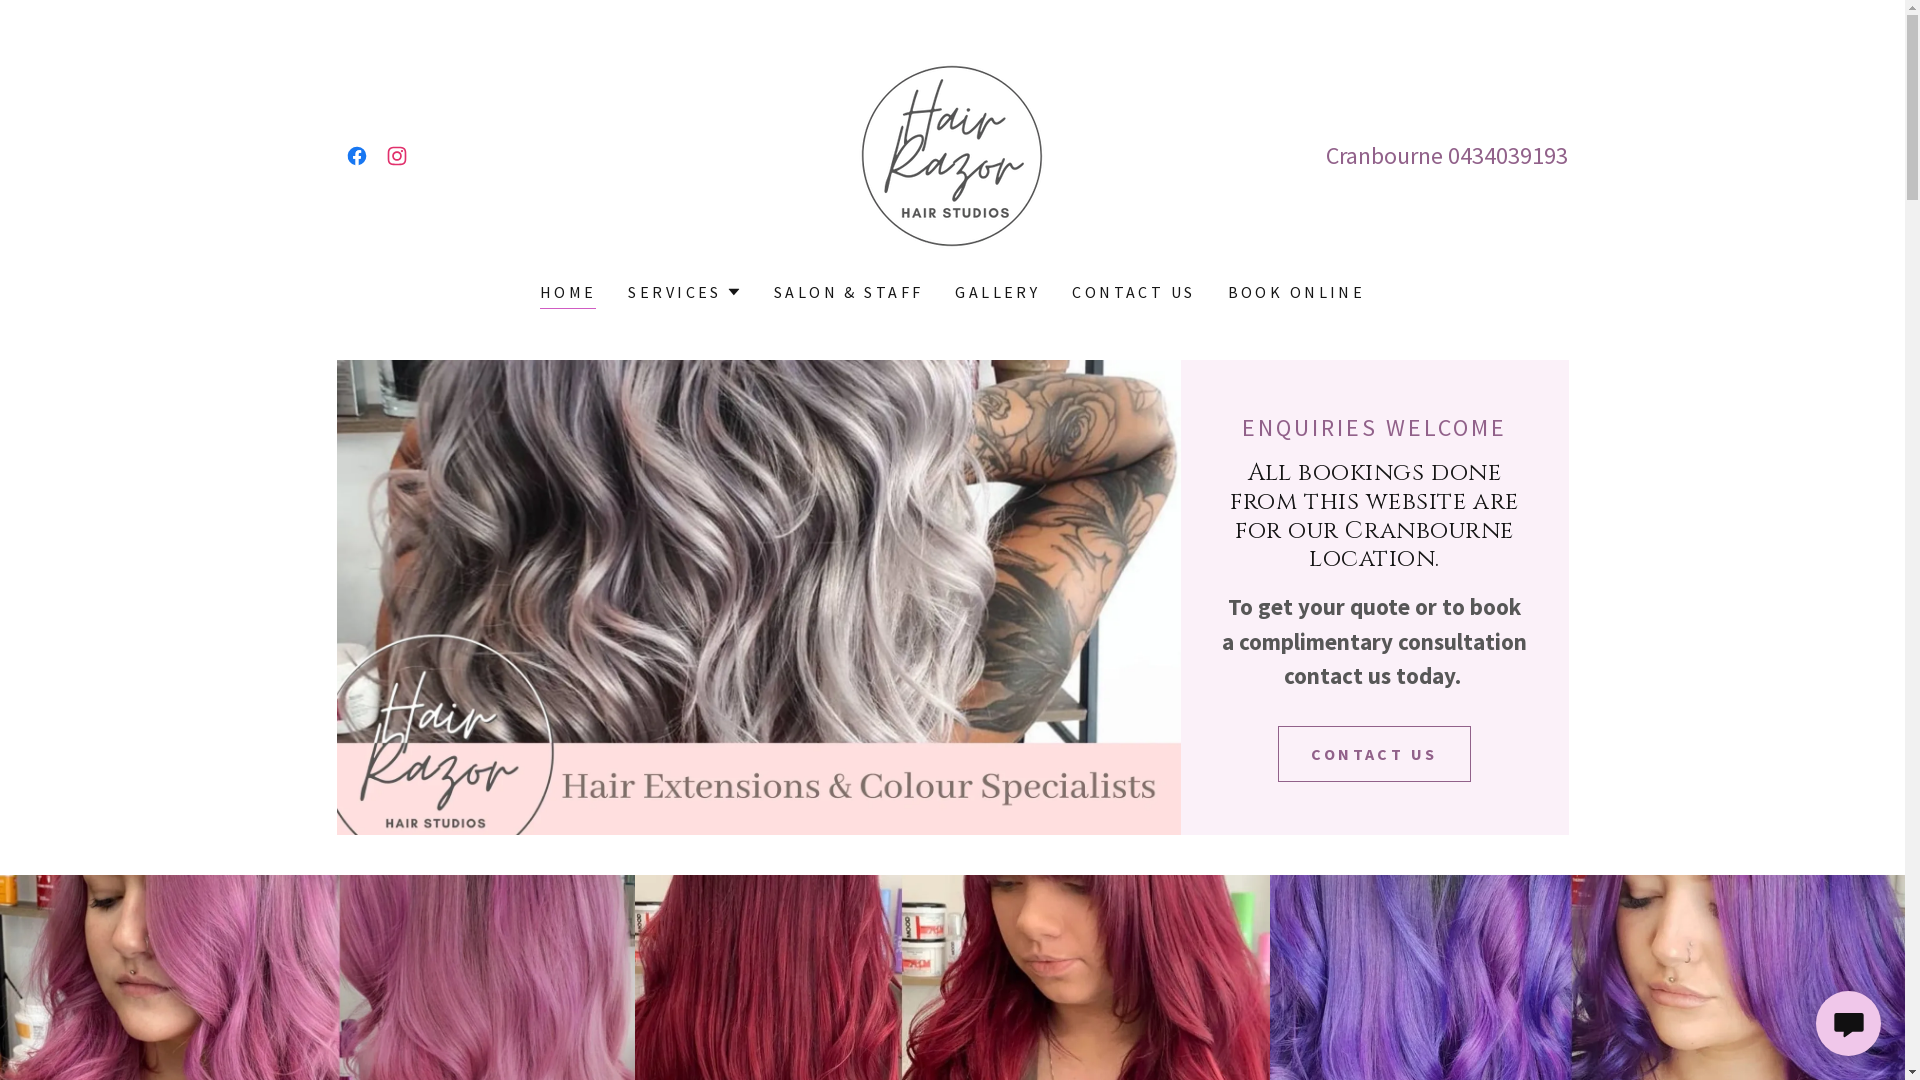  What do you see at coordinates (950, 152) in the screenshot?
I see `'Hair Razor Hair Studios'` at bounding box center [950, 152].